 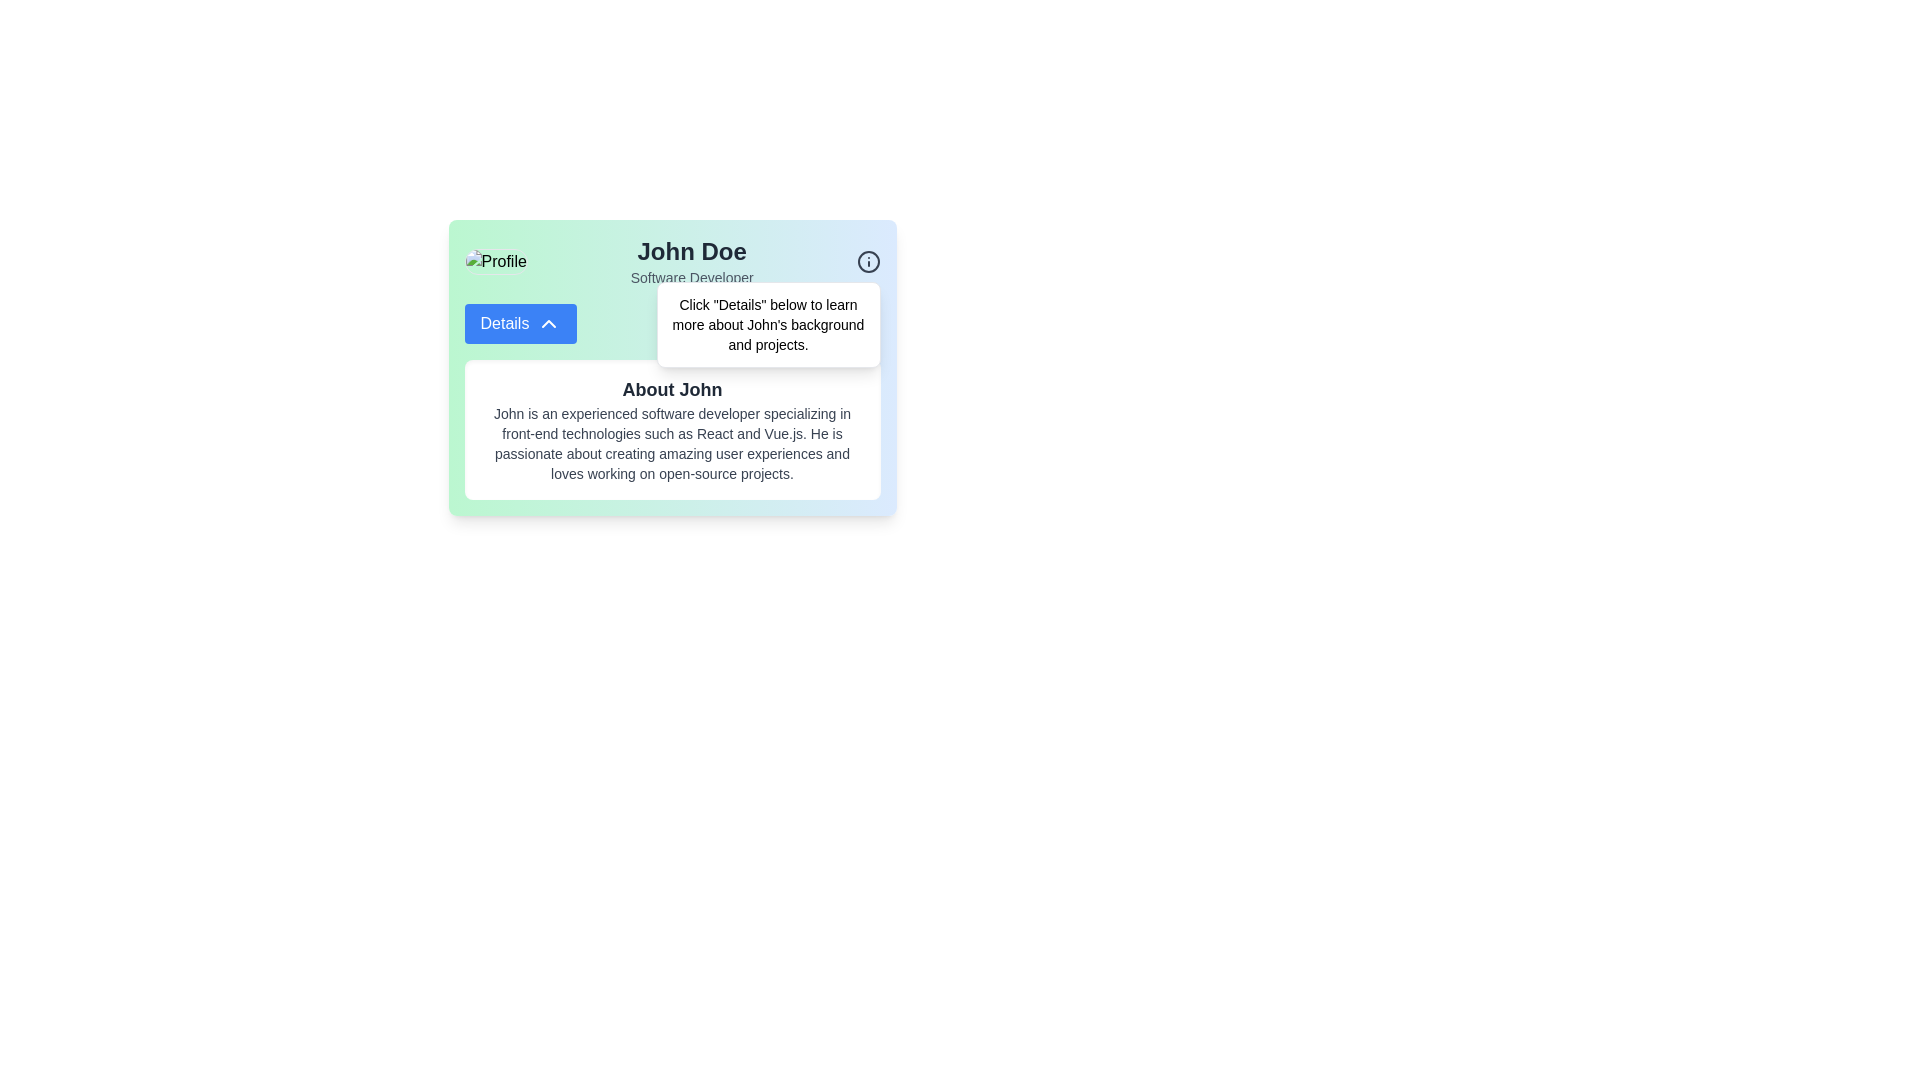 I want to click on displayed information of the text label that shows the name 'John Doe' and the title 'Software Developer', which is prominently displayed in a card layout above the 'Details' button, so click(x=692, y=261).